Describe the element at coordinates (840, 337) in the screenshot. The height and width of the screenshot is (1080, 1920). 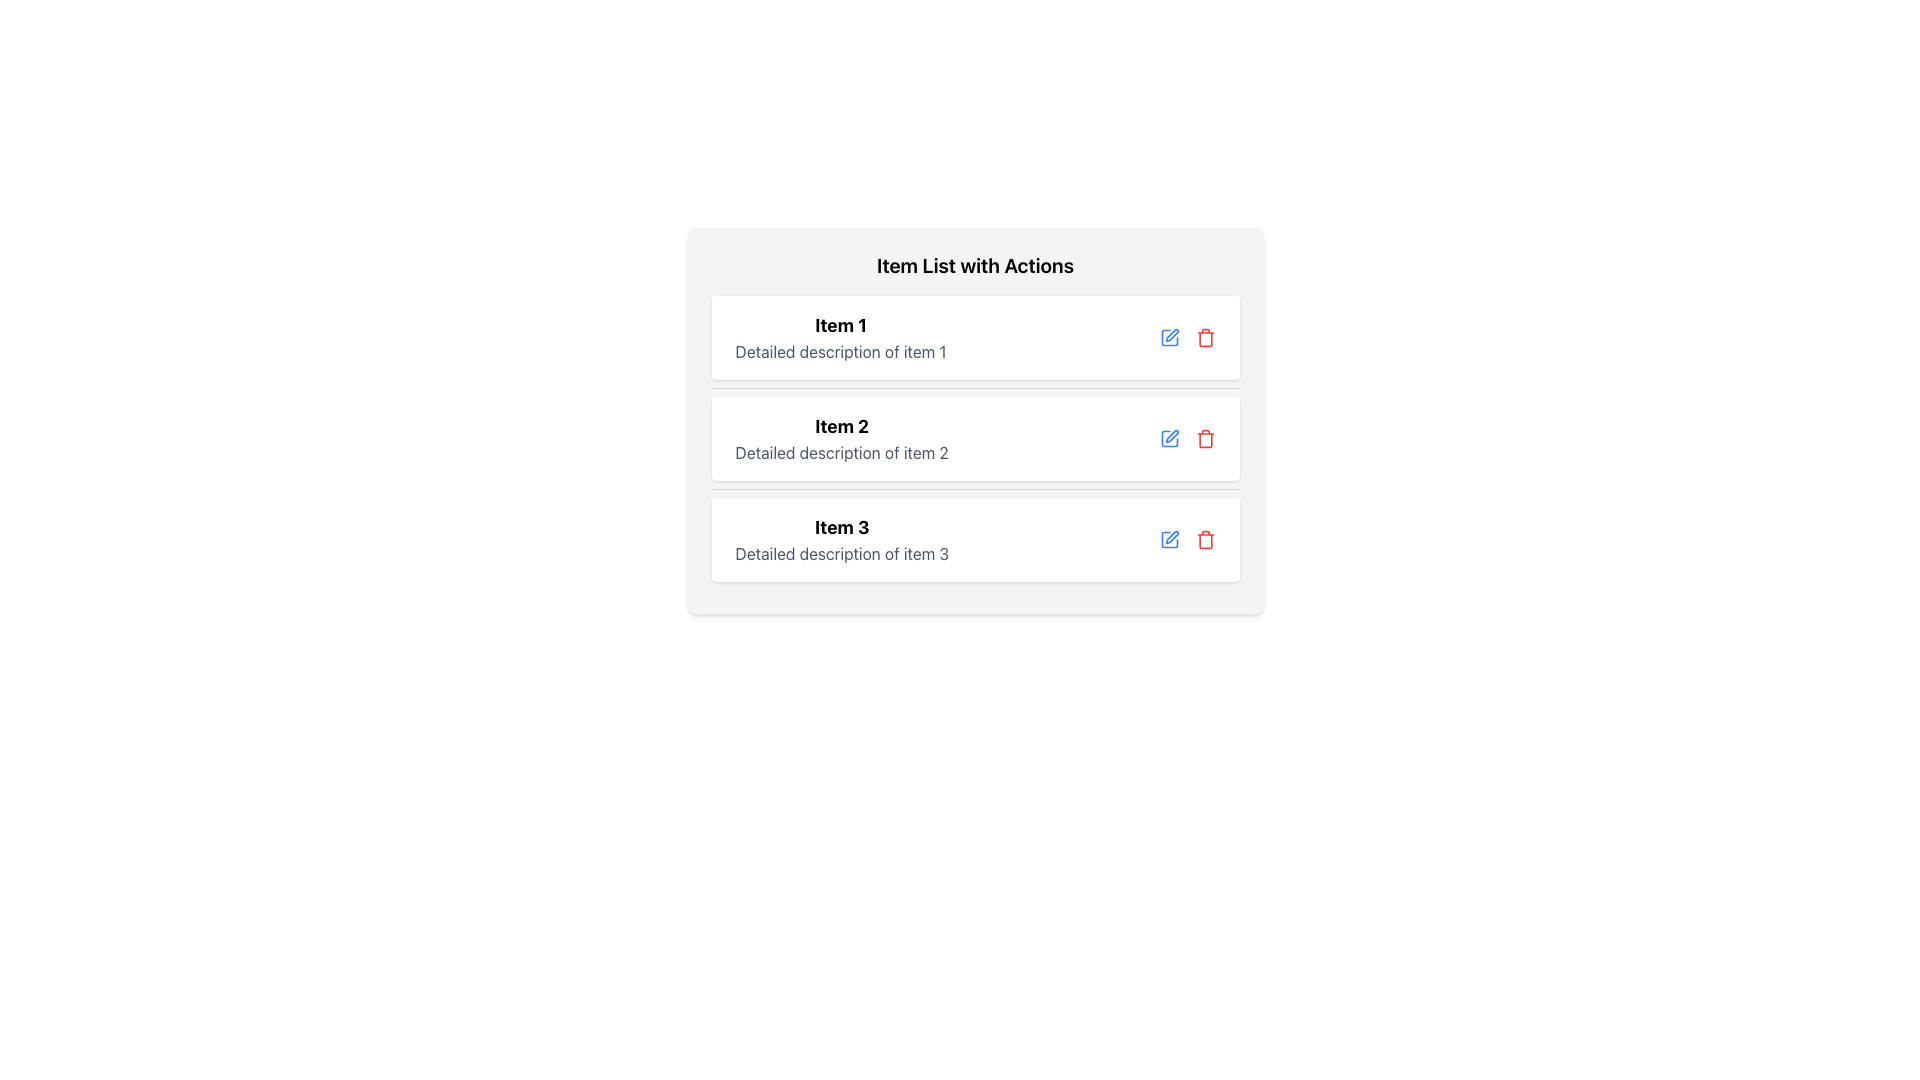
I see `the Text display element that shows 'Item 1' in bold at the top of the list, which includes a detailed description of the item` at that location.